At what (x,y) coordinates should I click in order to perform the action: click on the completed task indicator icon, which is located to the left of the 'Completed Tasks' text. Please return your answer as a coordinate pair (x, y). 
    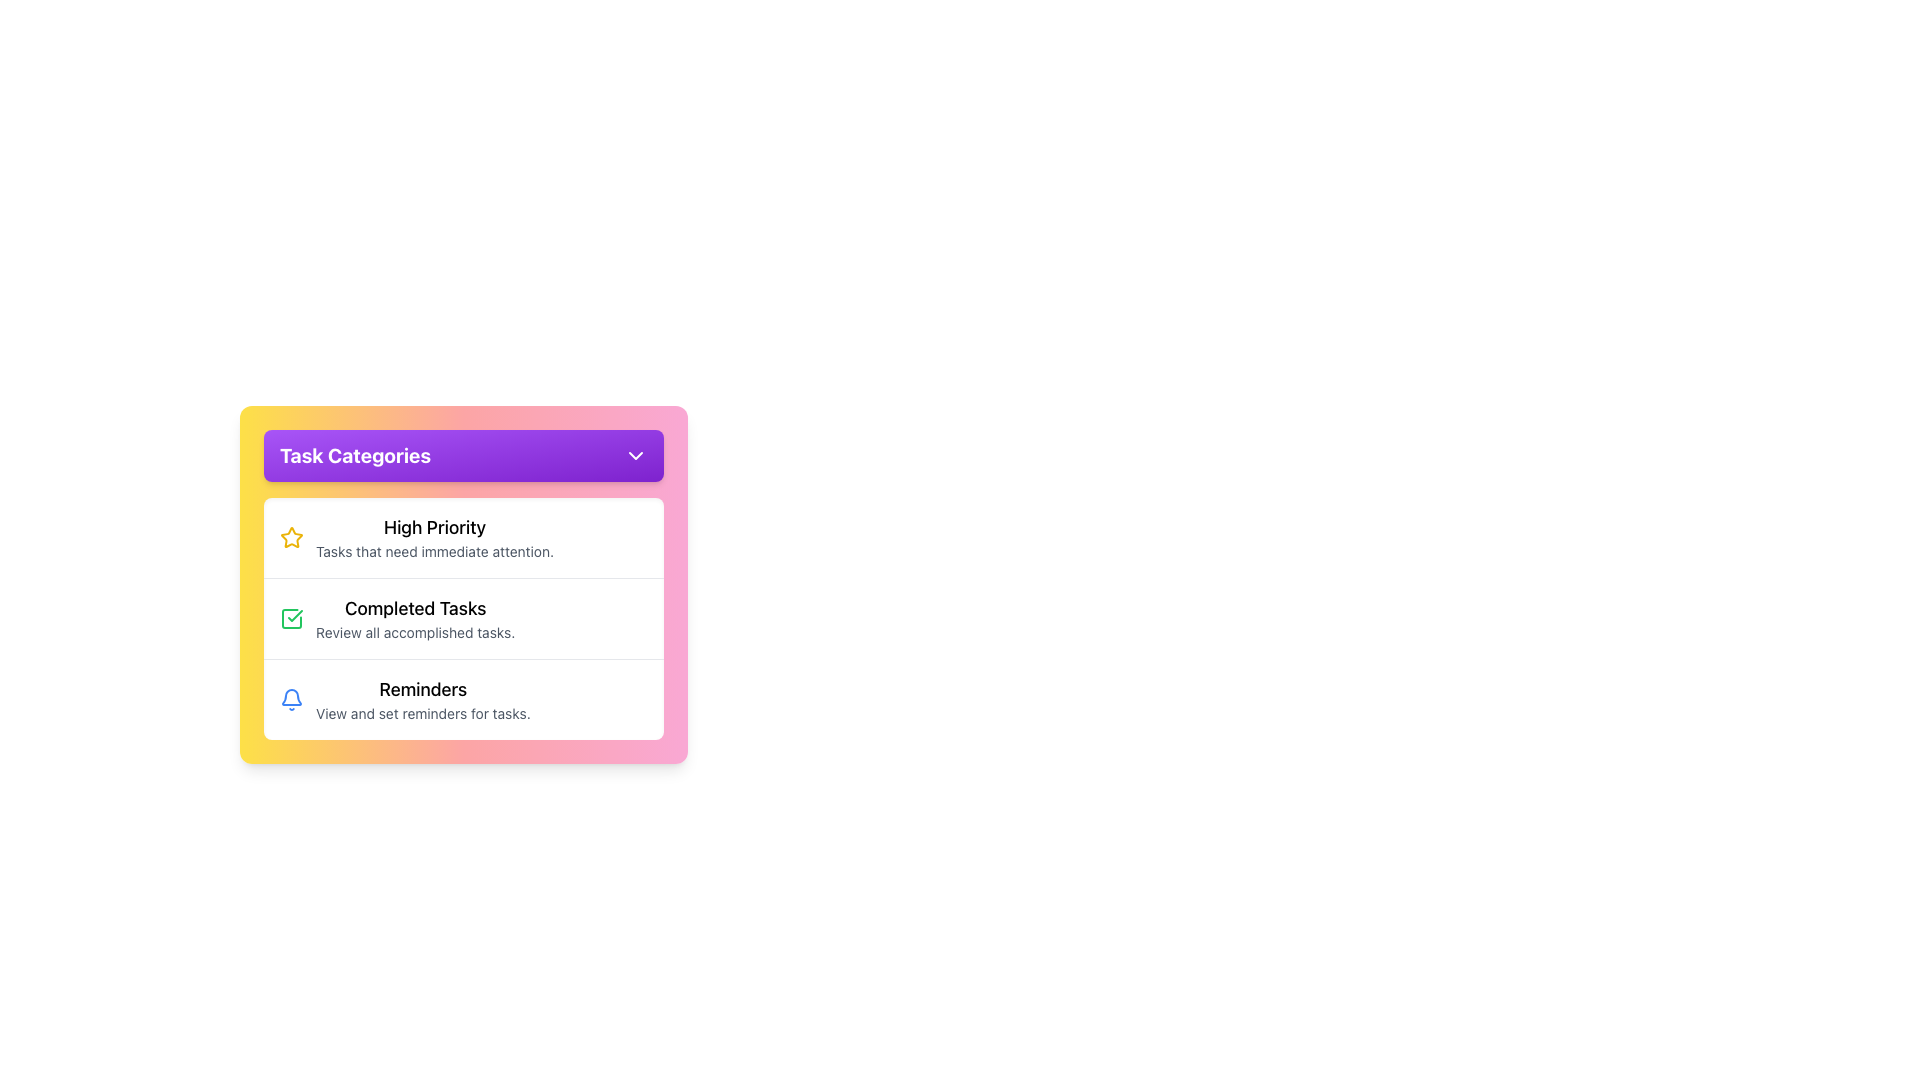
    Looking at the image, I should click on (291, 617).